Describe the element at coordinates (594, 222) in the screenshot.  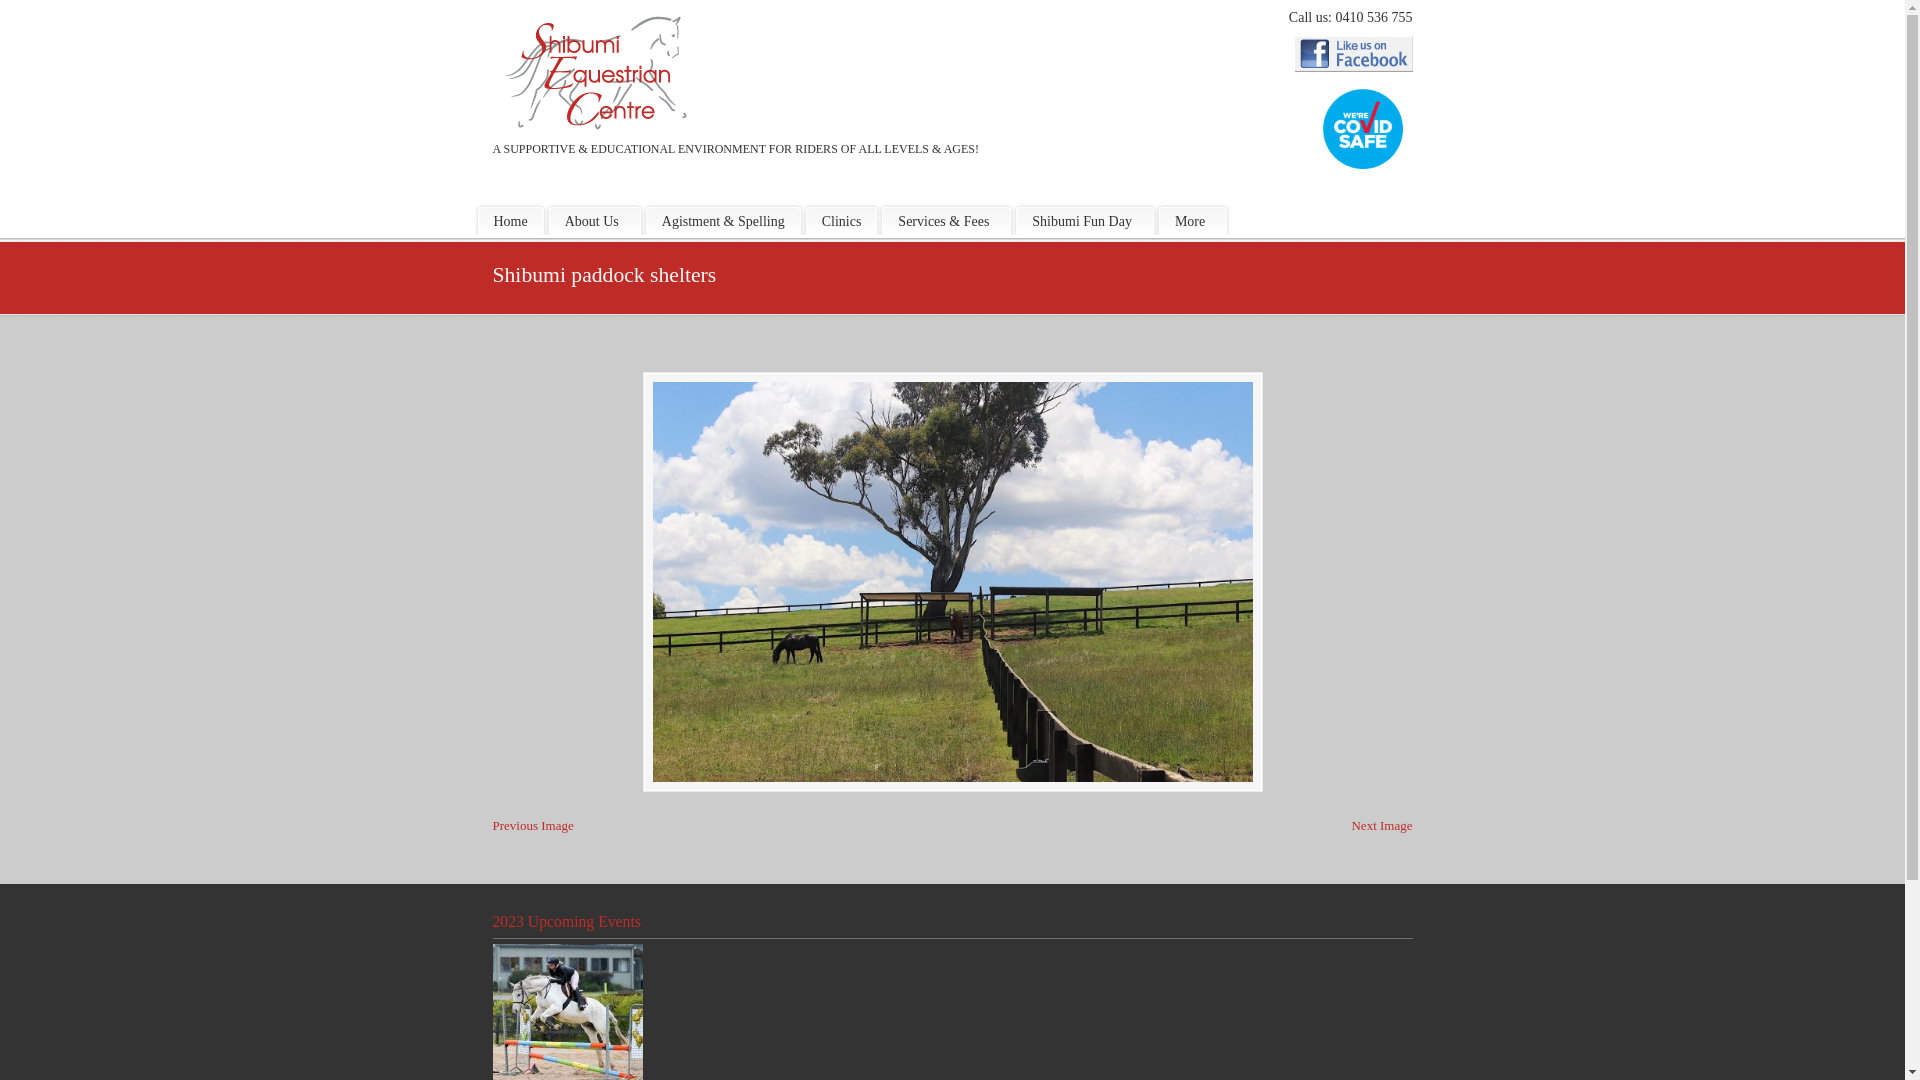
I see `'About Us'` at that location.